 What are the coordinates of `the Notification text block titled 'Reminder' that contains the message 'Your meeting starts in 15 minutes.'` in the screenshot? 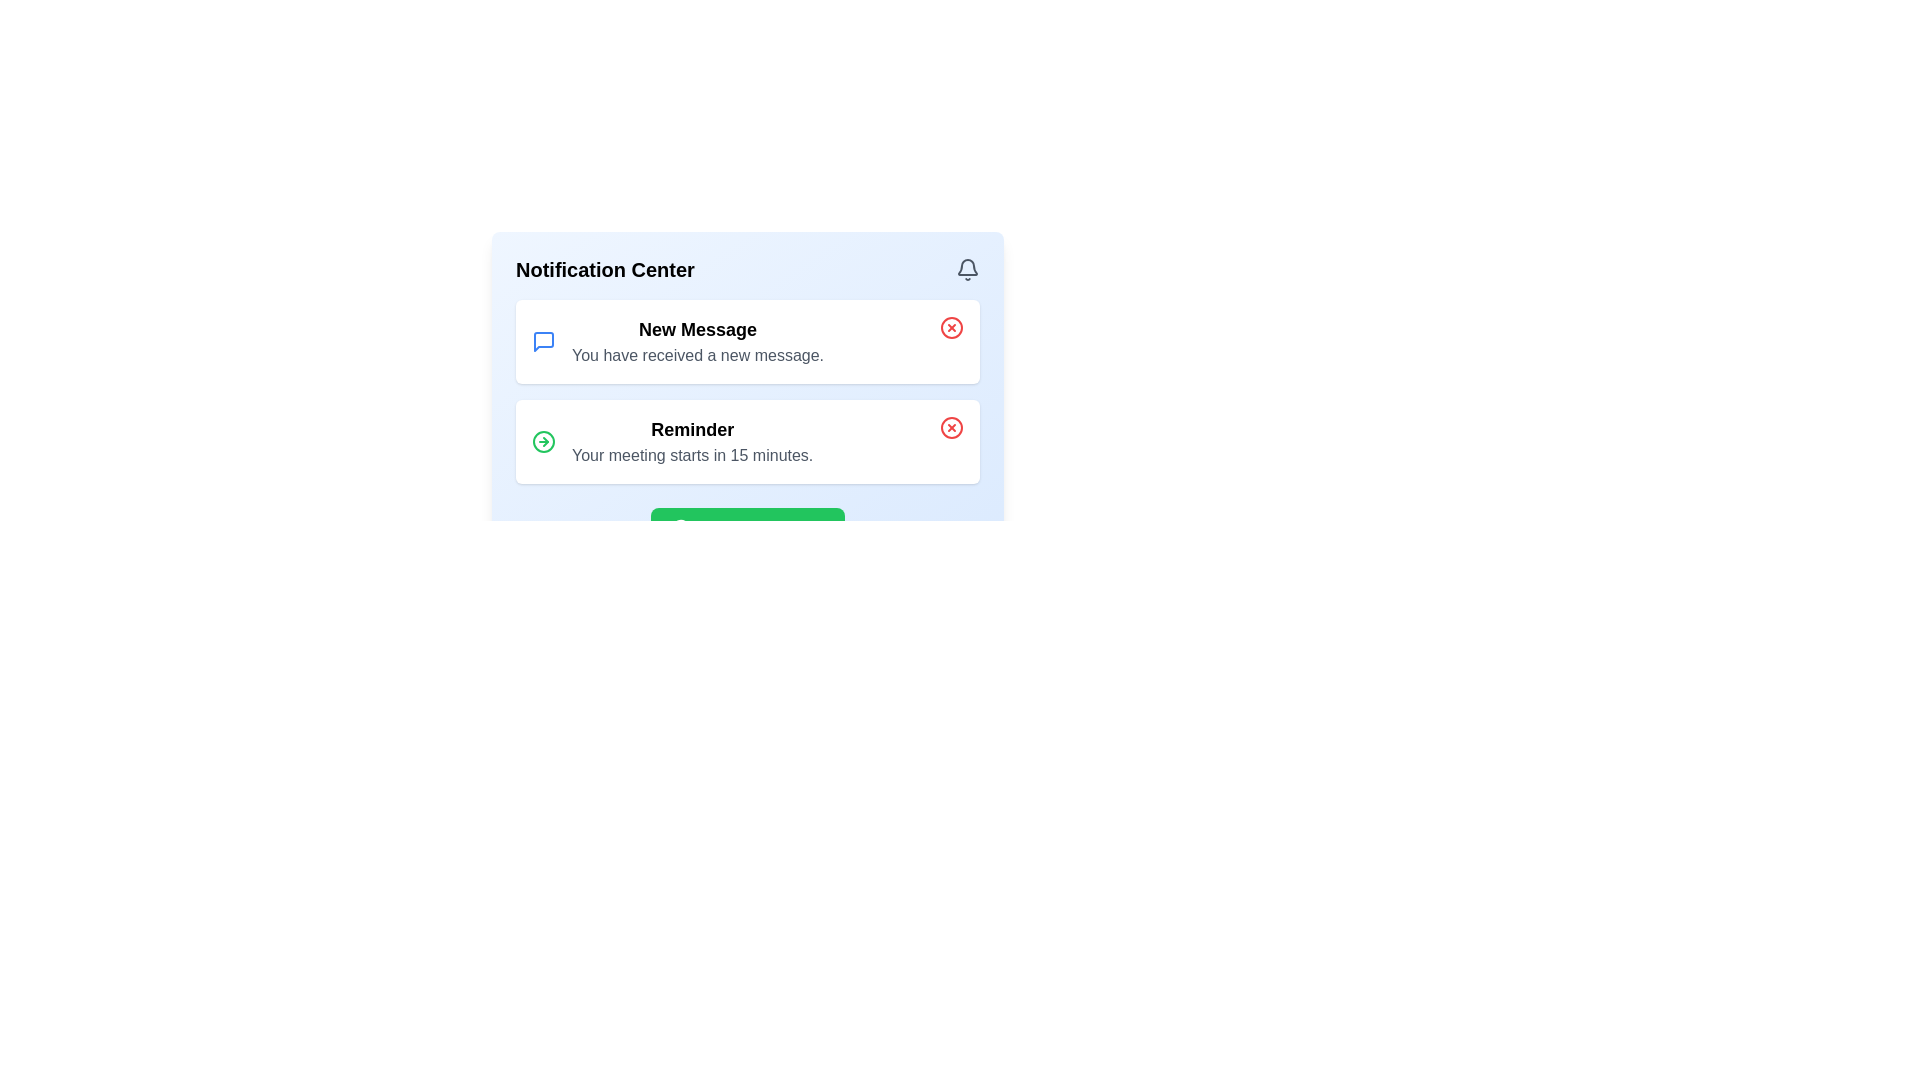 It's located at (692, 441).